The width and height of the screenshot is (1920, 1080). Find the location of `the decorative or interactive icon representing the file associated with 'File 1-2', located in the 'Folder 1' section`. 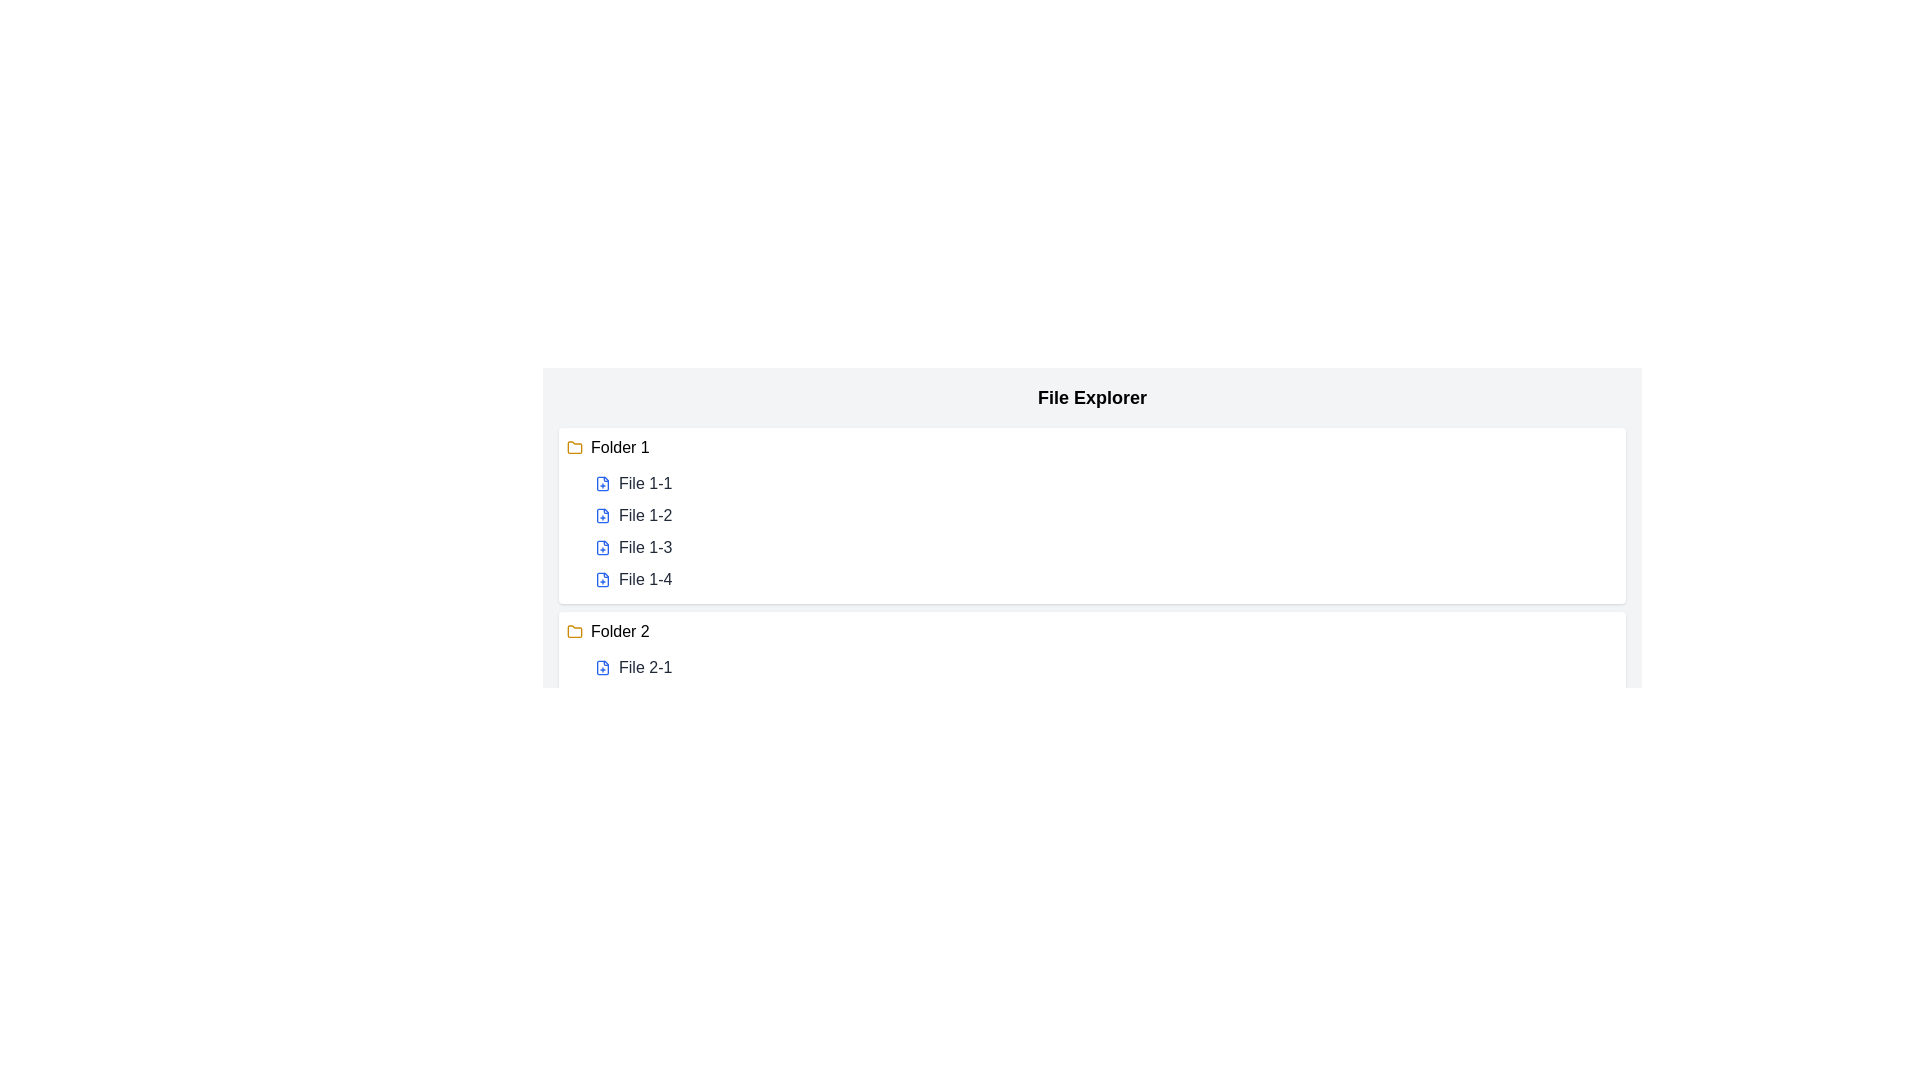

the decorative or interactive icon representing the file associated with 'File 1-2', located in the 'Folder 1' section is located at coordinates (602, 515).